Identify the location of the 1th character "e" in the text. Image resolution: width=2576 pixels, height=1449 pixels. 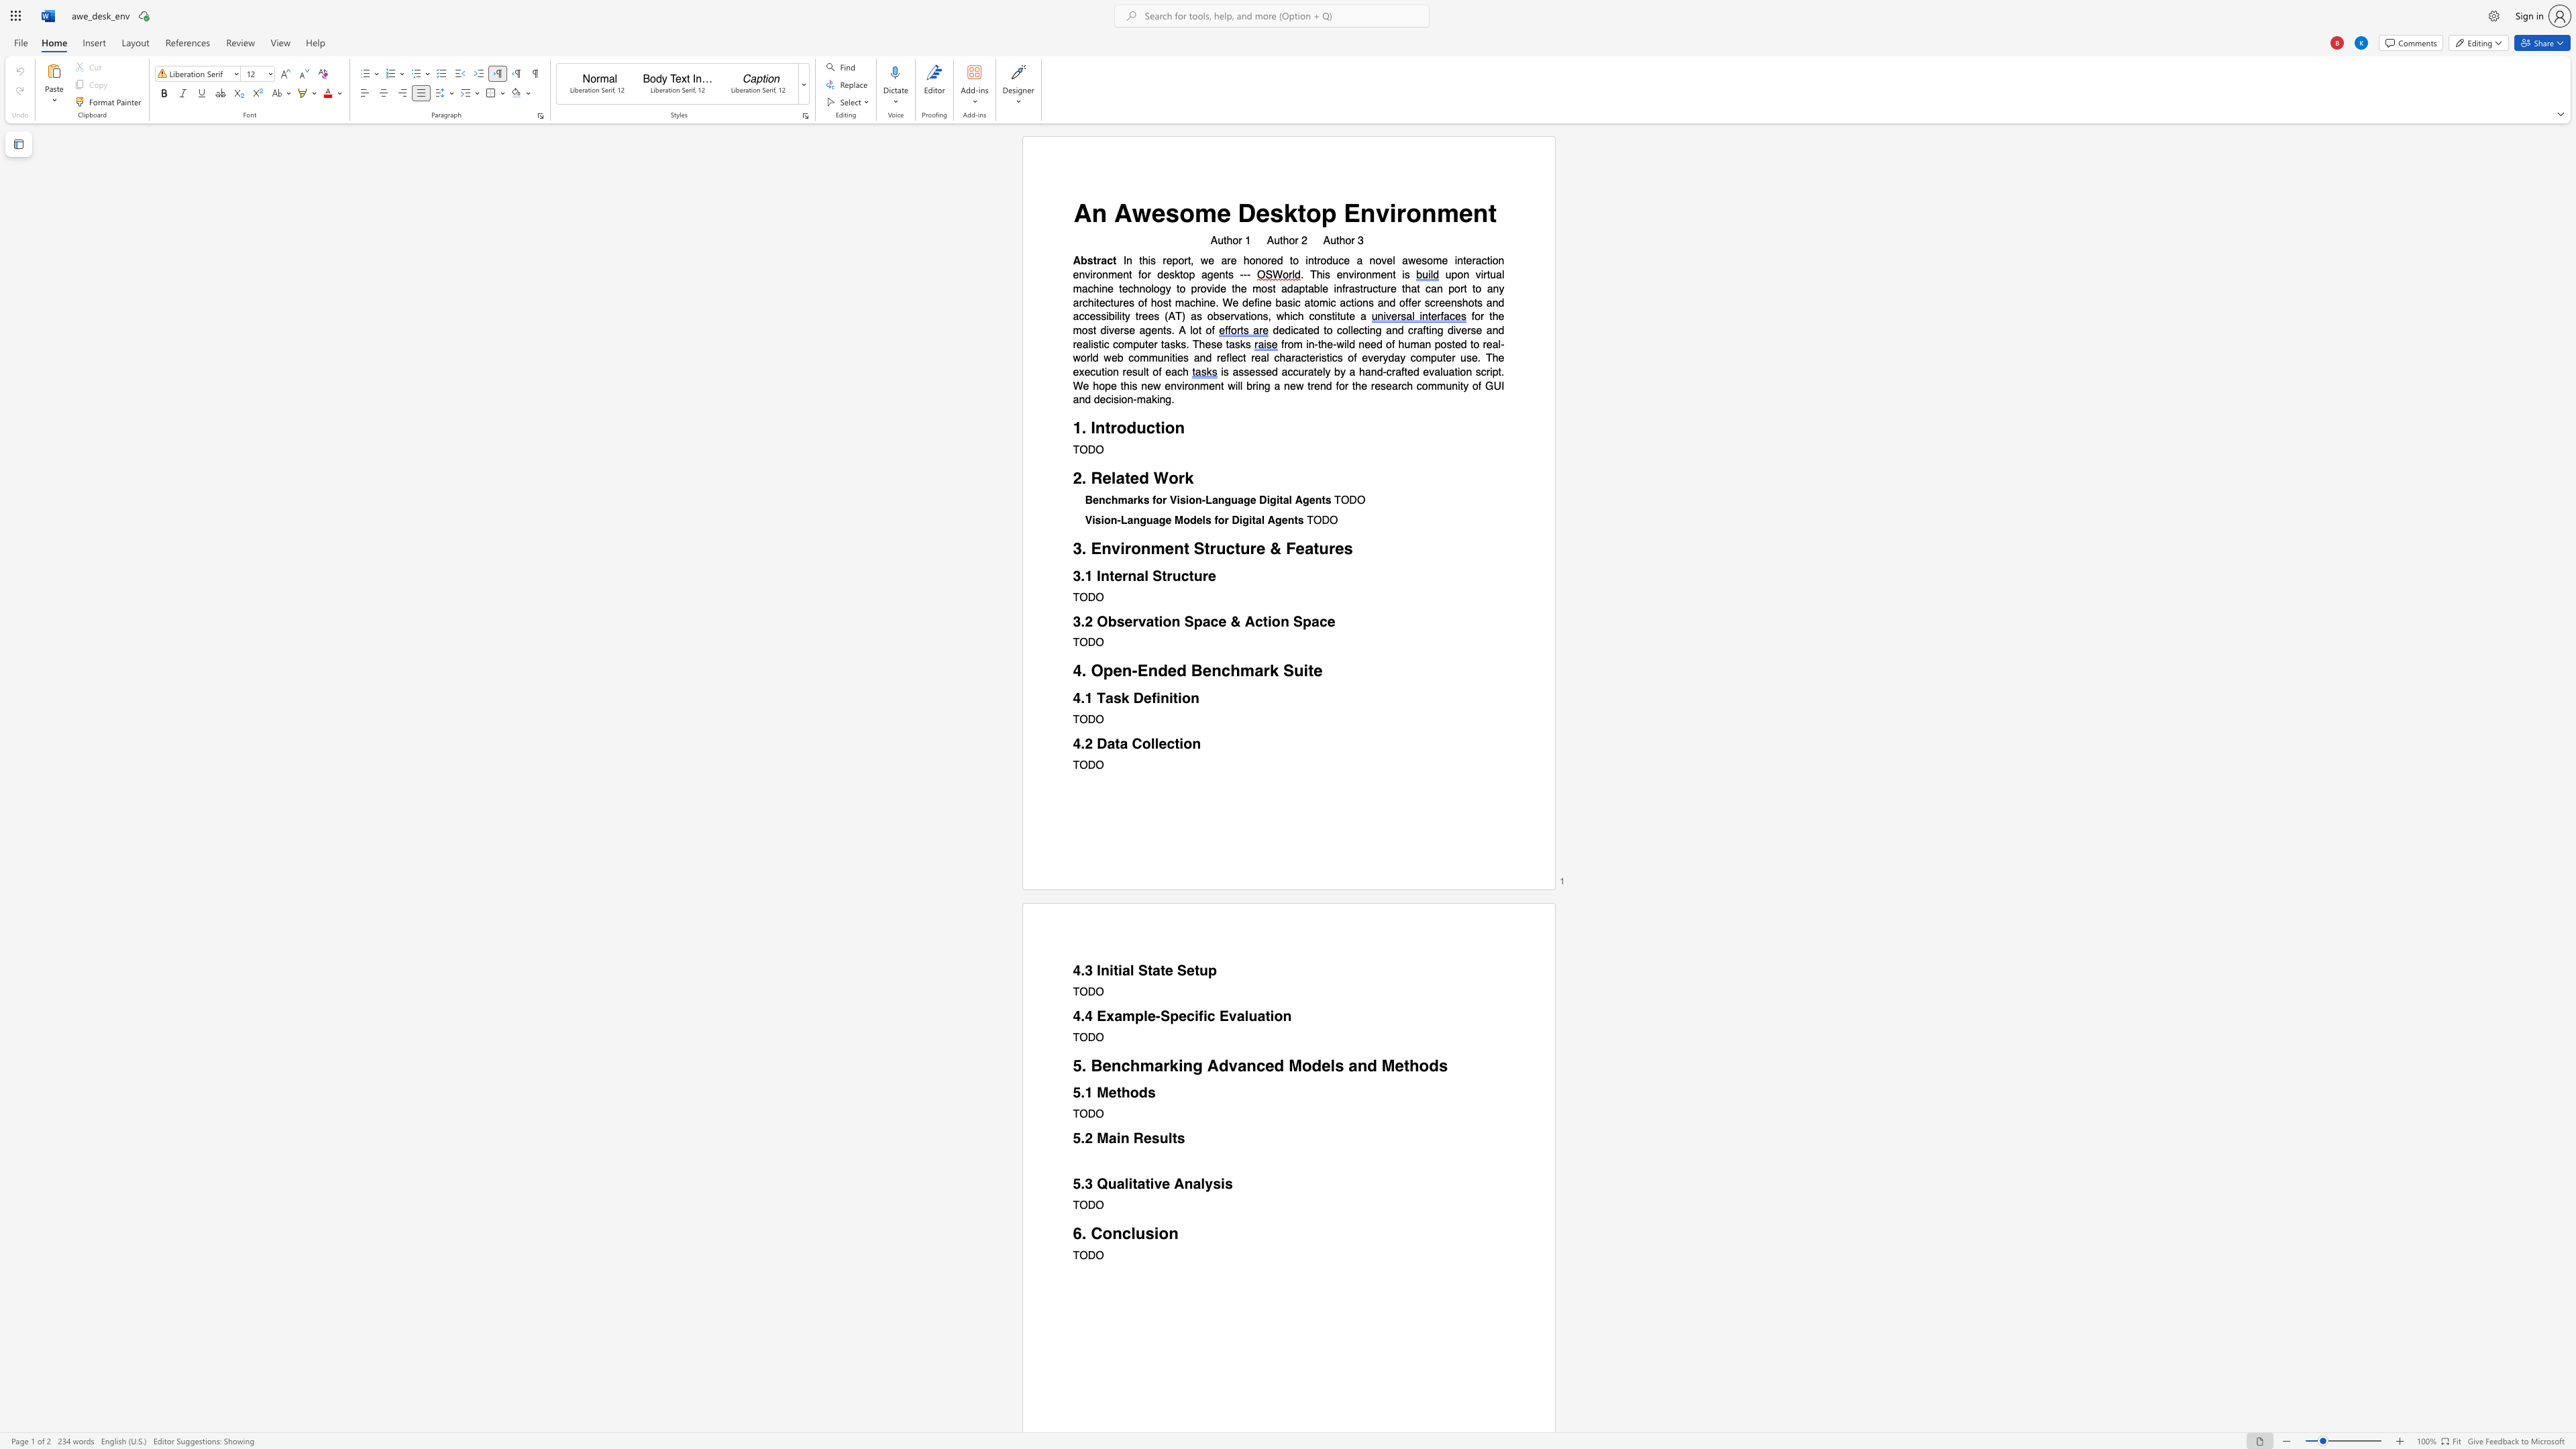
(1107, 478).